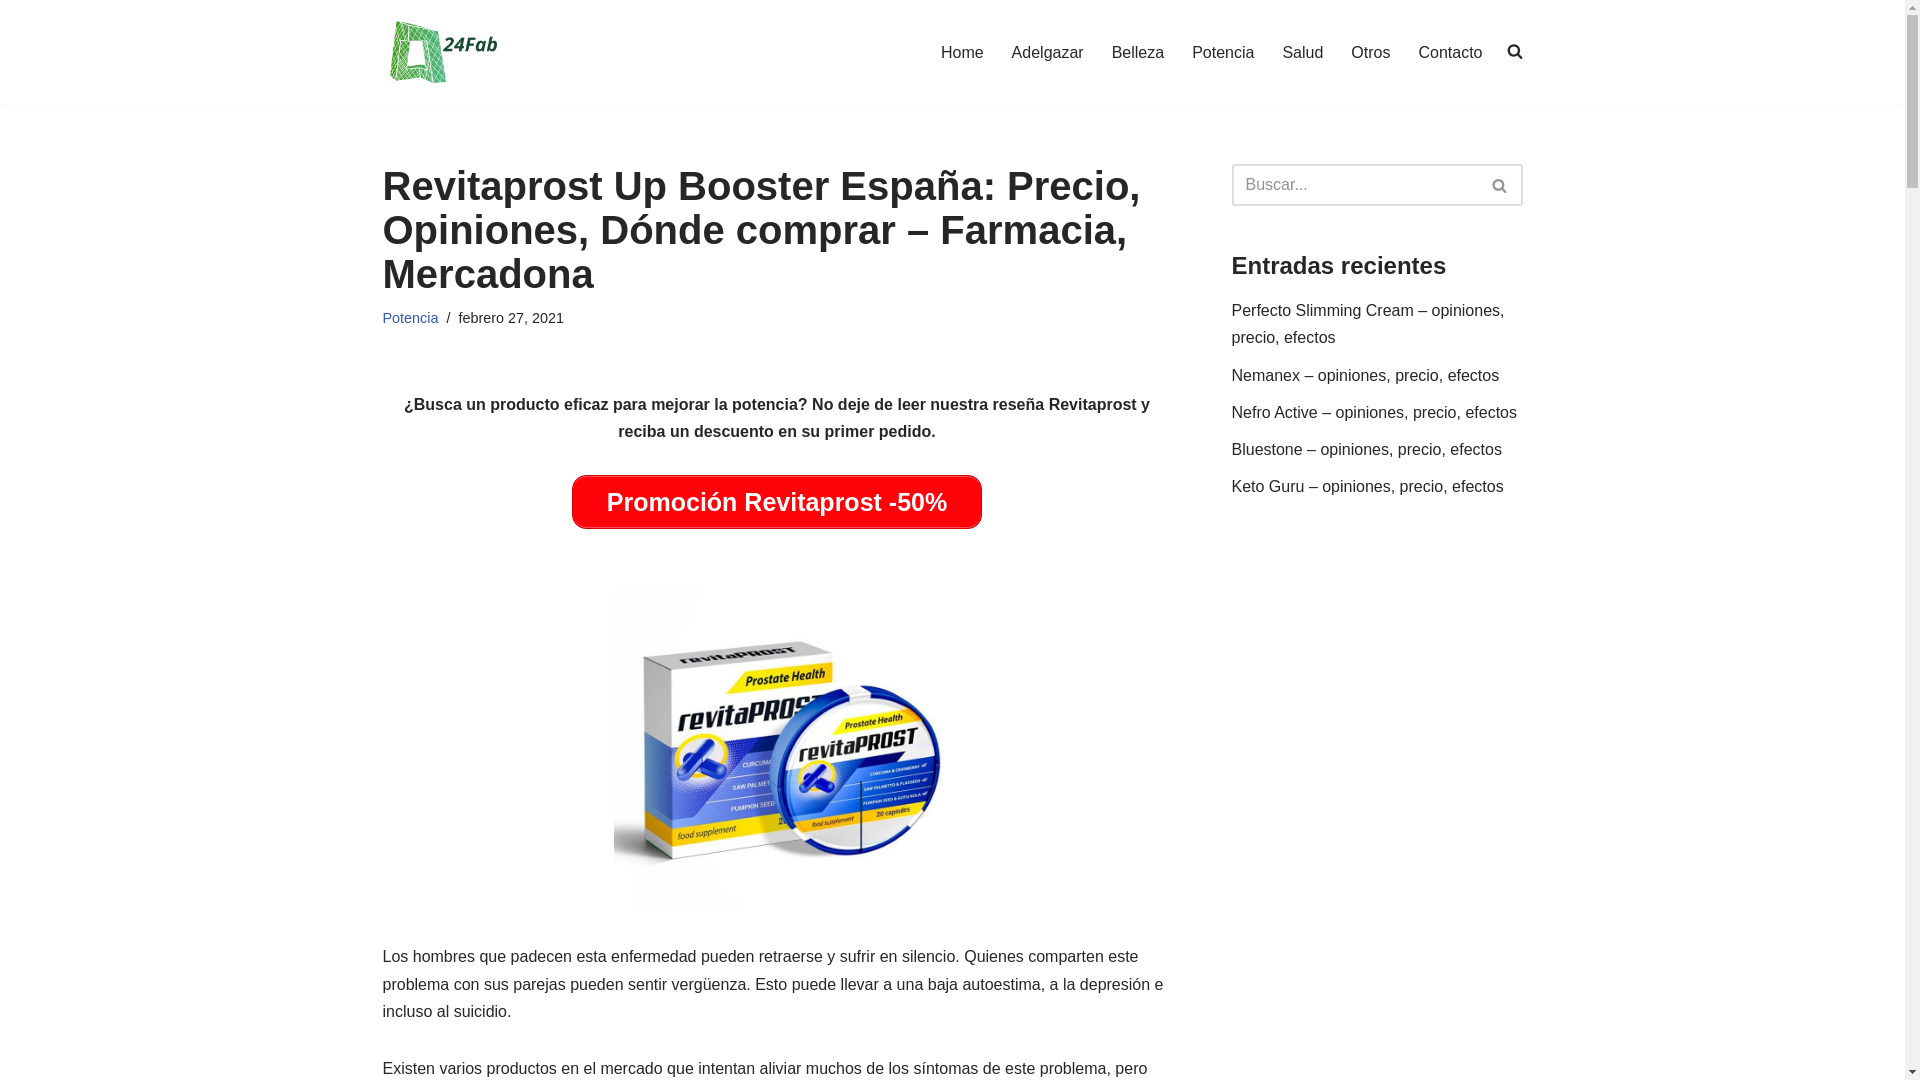 The image size is (1920, 1080). What do you see at coordinates (1369, 51) in the screenshot?
I see `'Otros'` at bounding box center [1369, 51].